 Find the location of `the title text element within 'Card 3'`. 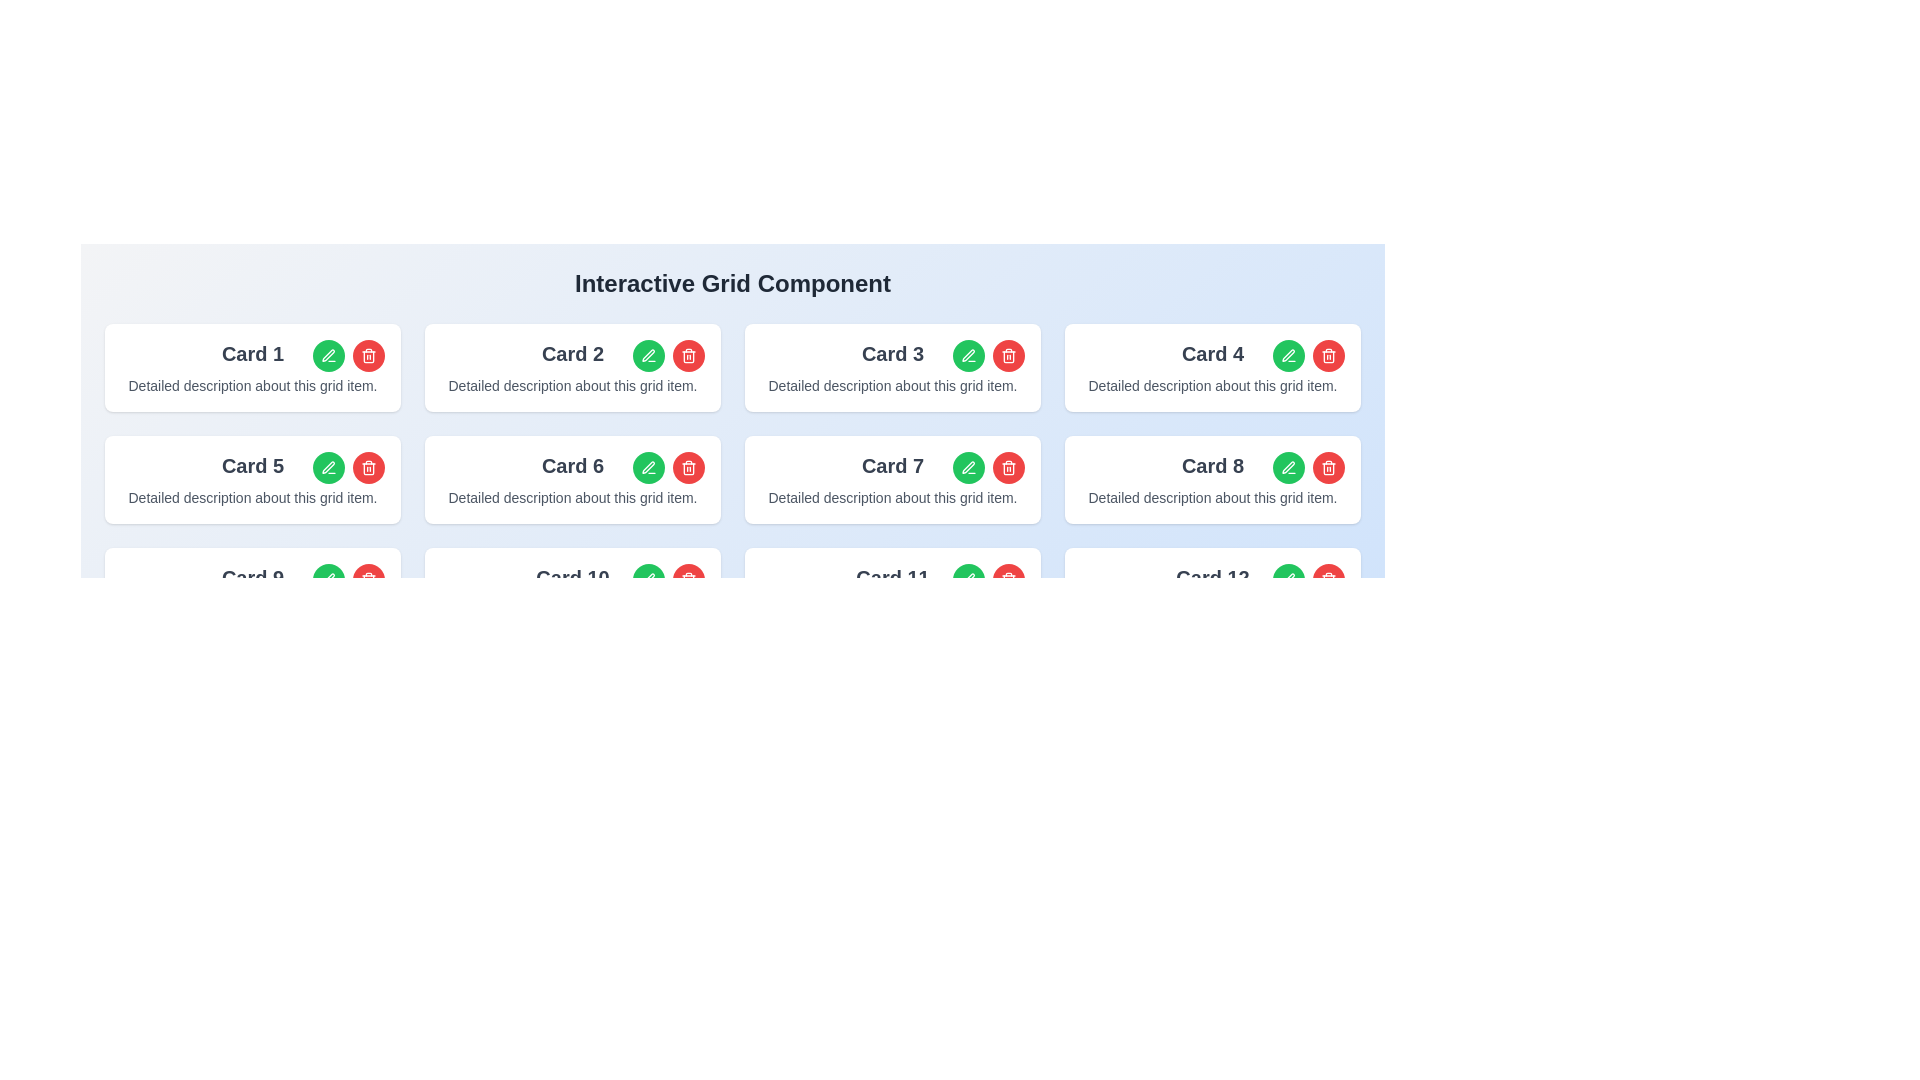

the title text element within 'Card 3' is located at coordinates (891, 353).